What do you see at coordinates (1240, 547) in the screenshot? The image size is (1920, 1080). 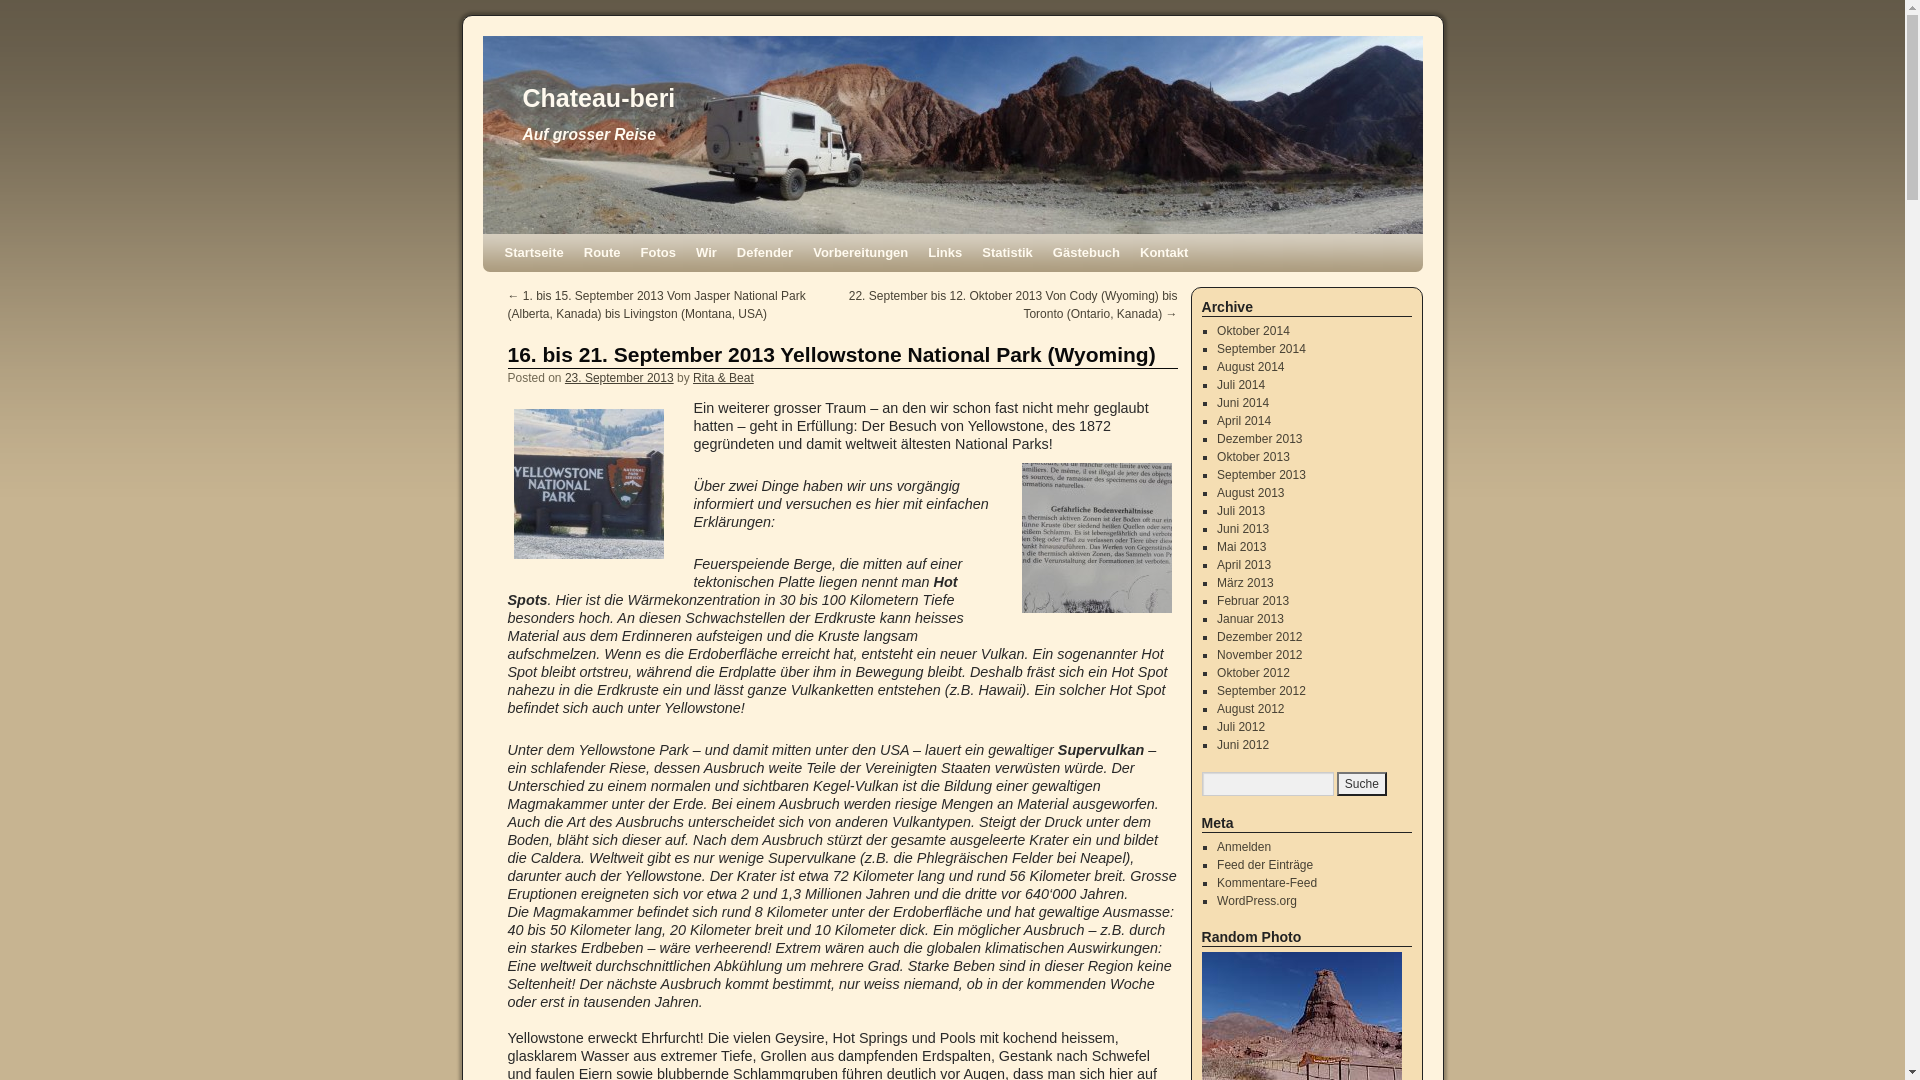 I see `'Mai 2013'` at bounding box center [1240, 547].